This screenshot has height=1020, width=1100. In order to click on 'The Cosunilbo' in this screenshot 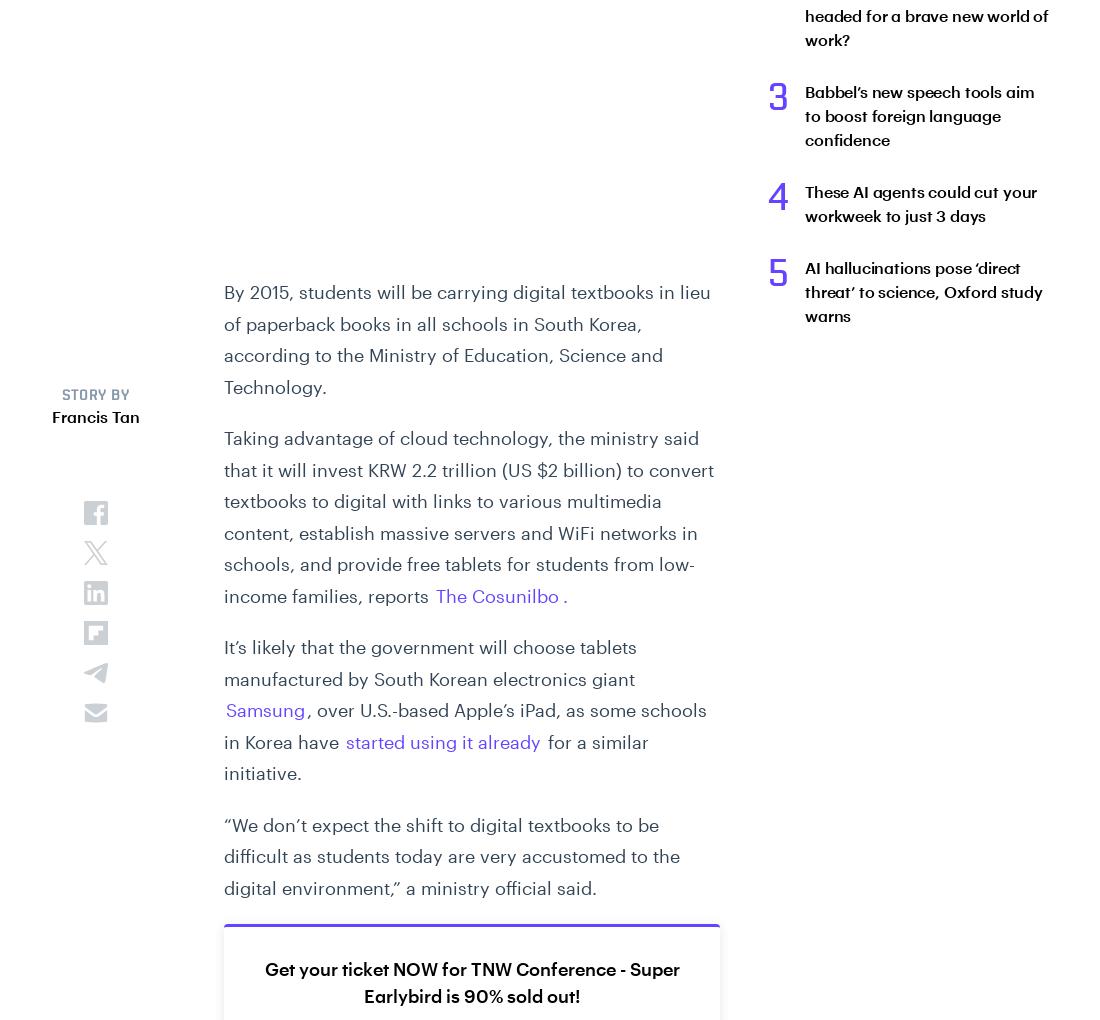, I will do `click(497, 594)`.